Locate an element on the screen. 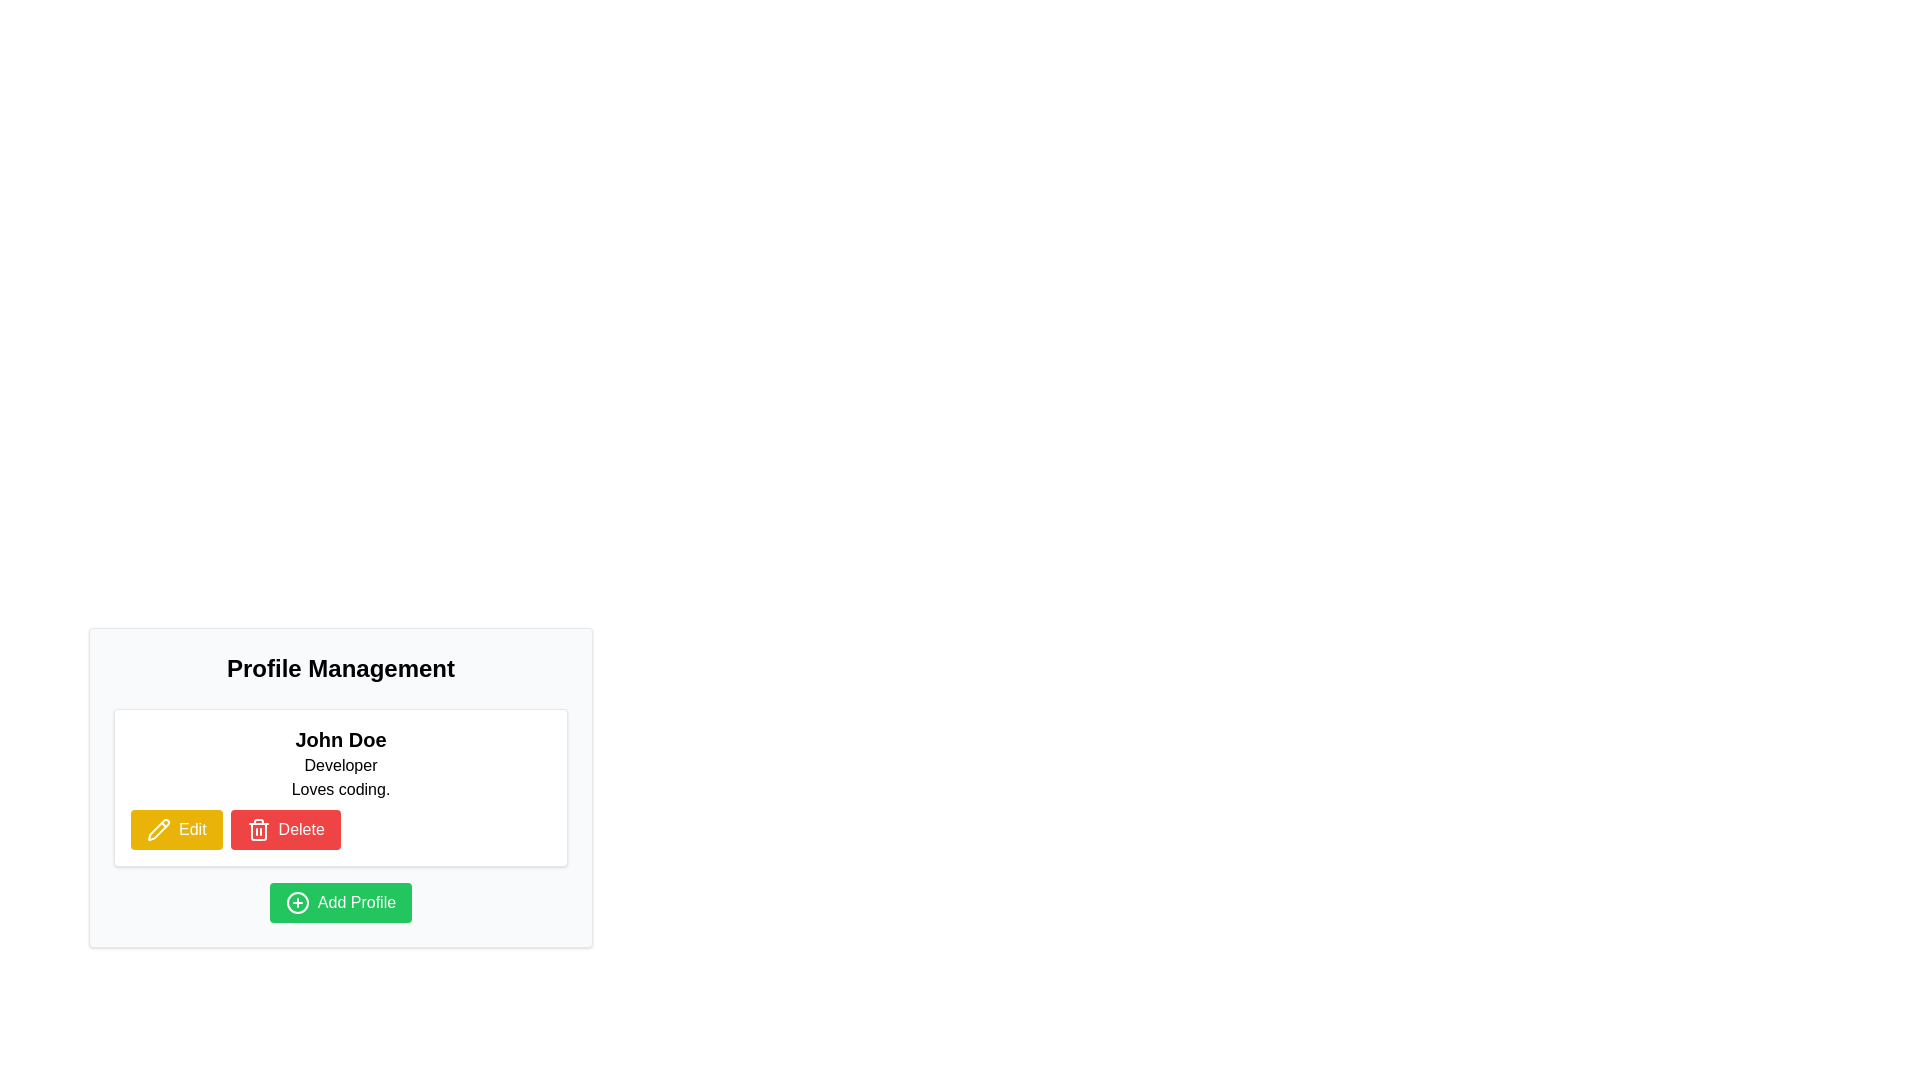 This screenshot has height=1080, width=1920. the pencil icon on a yellow background, which is part of the 'Edit' button area, located to the left of the 'Delete' button is located at coordinates (157, 829).